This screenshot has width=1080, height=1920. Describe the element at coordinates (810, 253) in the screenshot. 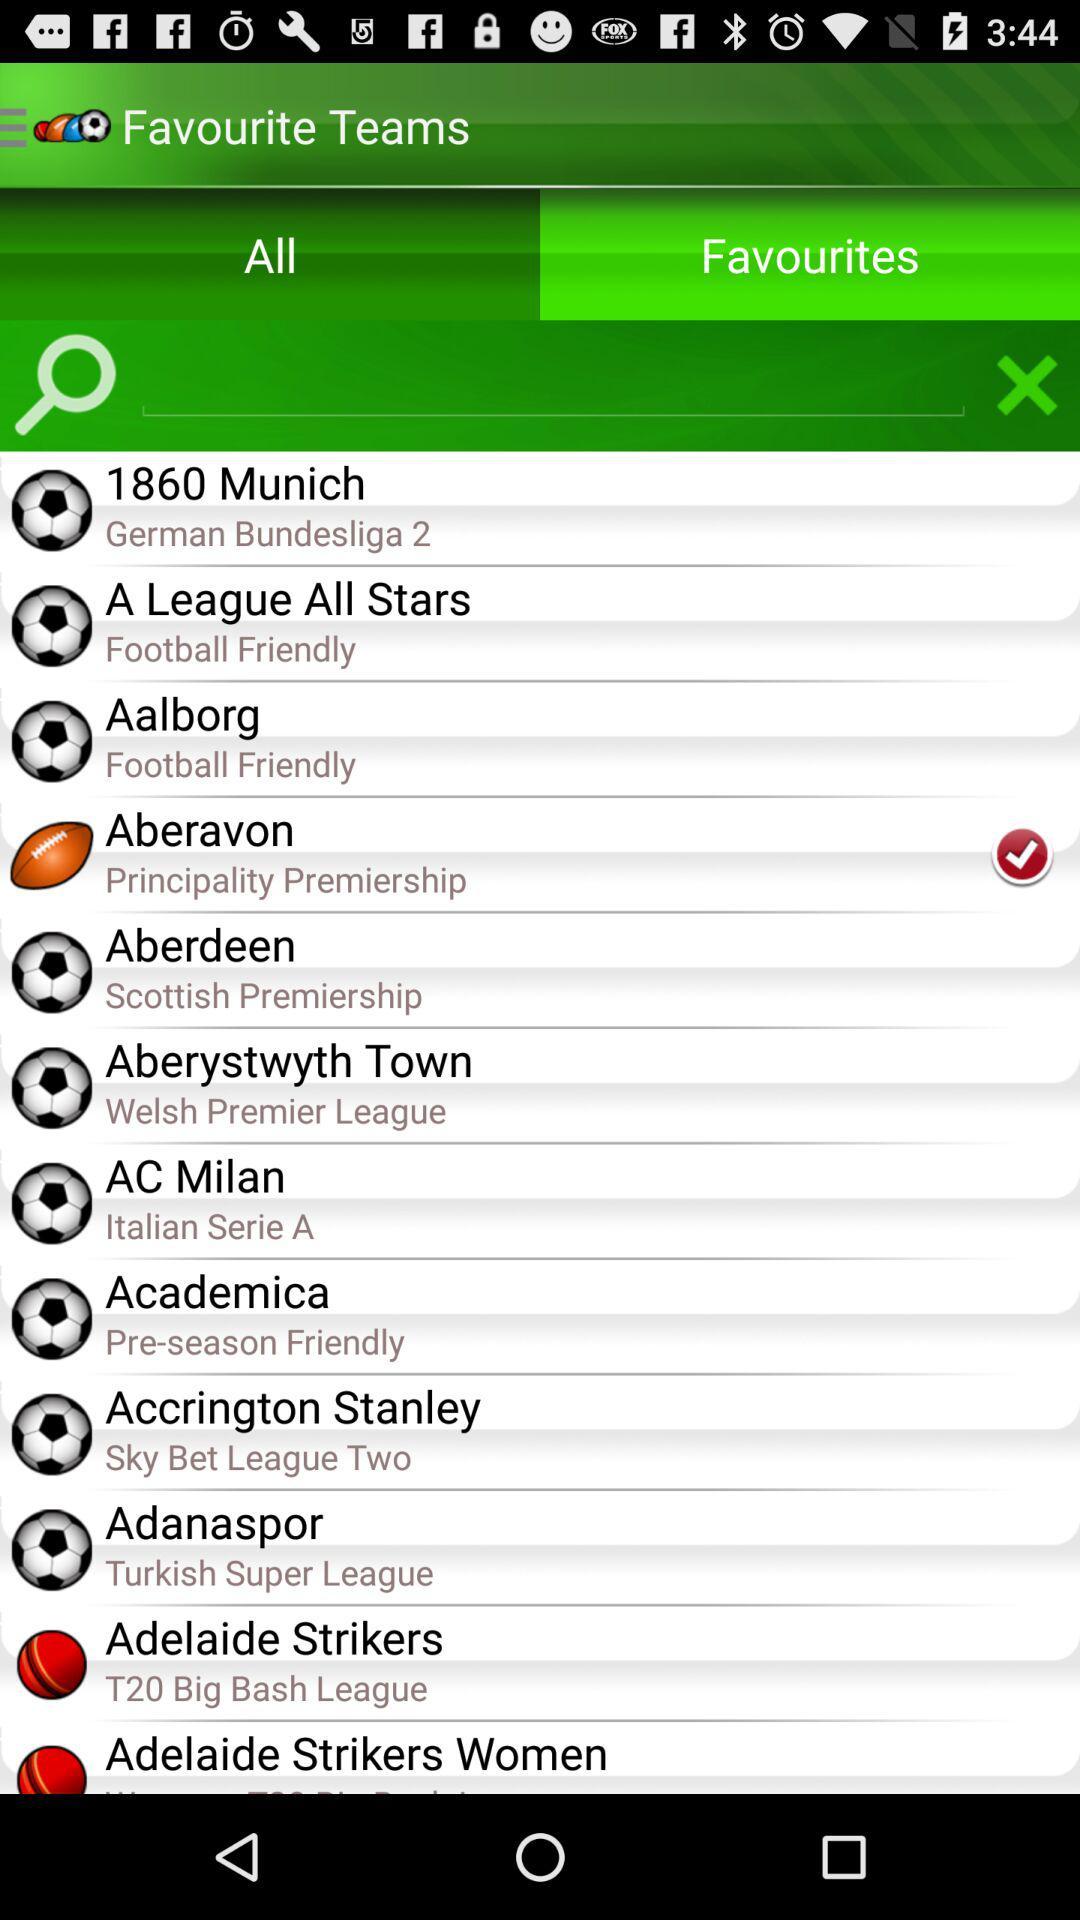

I see `the favourites button` at that location.